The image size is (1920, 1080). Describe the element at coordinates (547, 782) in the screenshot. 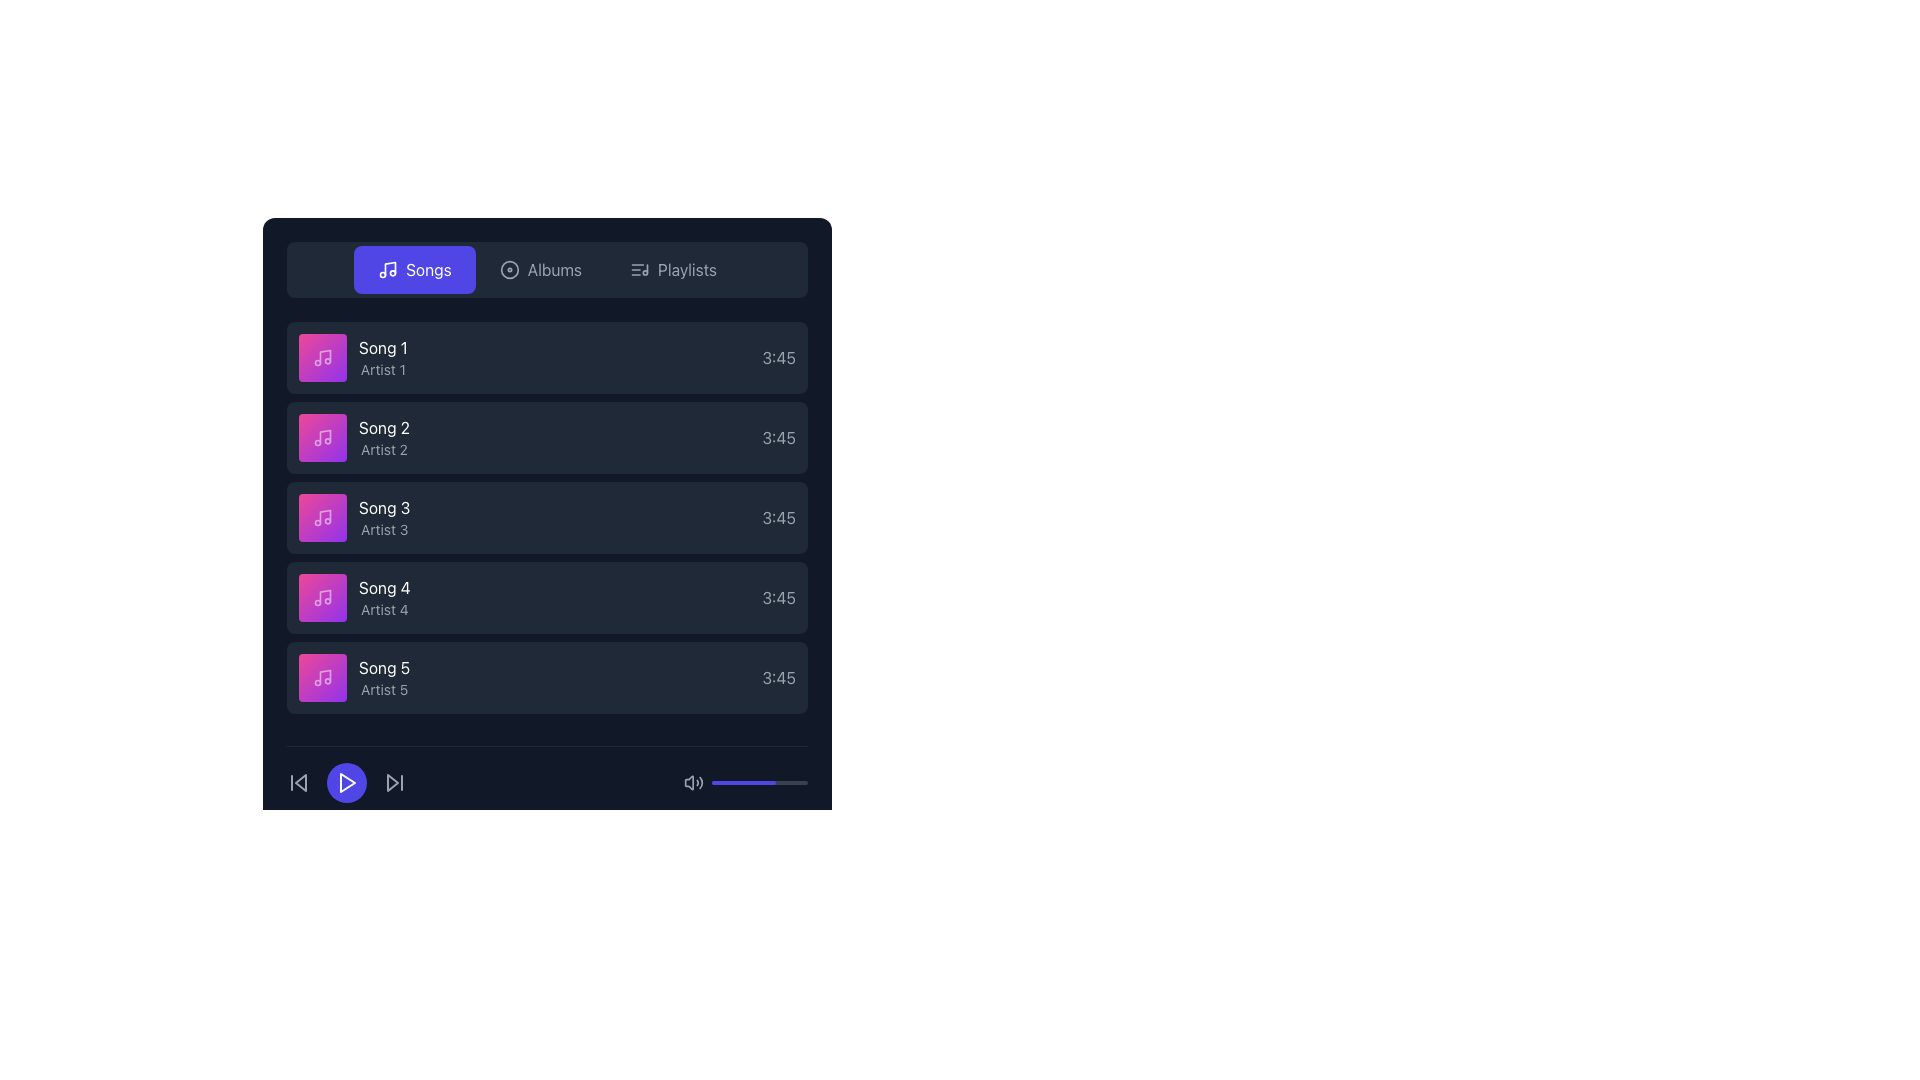

I see `the buttons of the Playback control bar at the bottom of the interface` at that location.